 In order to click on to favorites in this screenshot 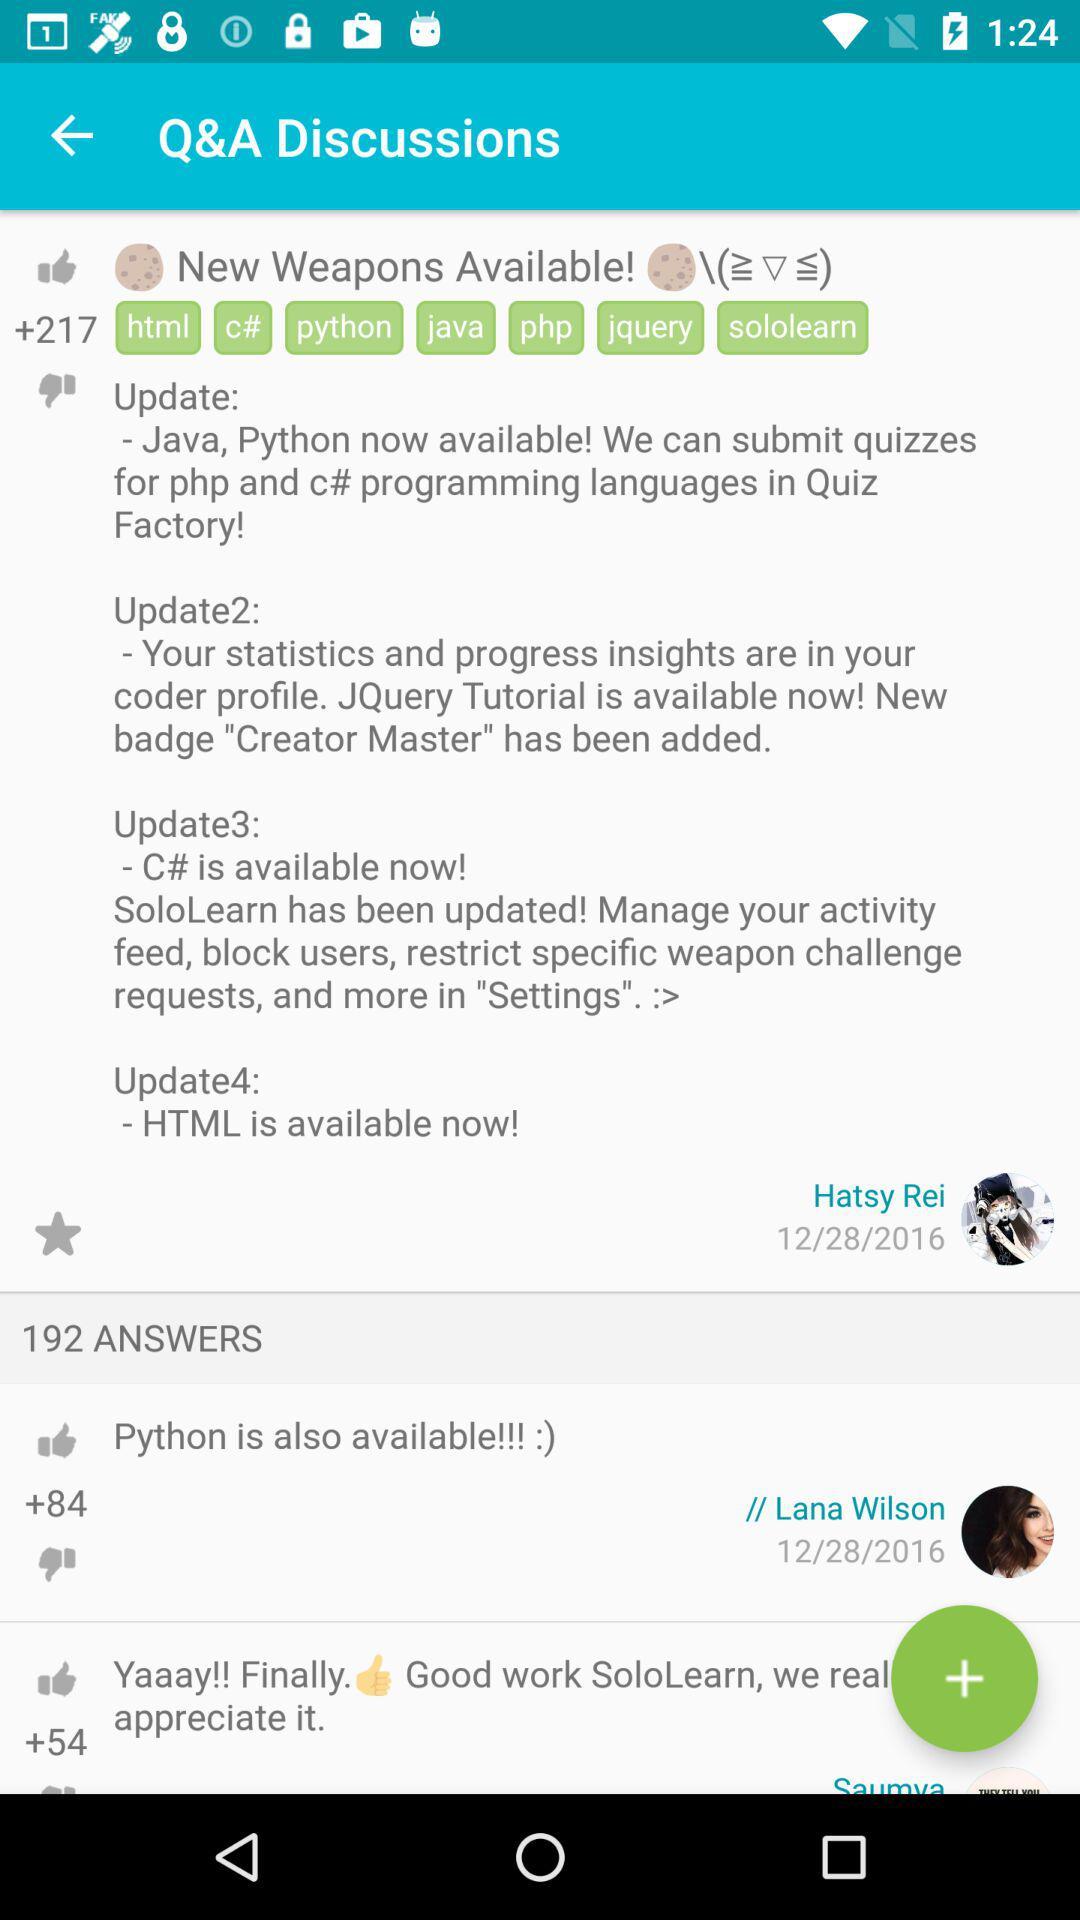, I will do `click(56, 1232)`.